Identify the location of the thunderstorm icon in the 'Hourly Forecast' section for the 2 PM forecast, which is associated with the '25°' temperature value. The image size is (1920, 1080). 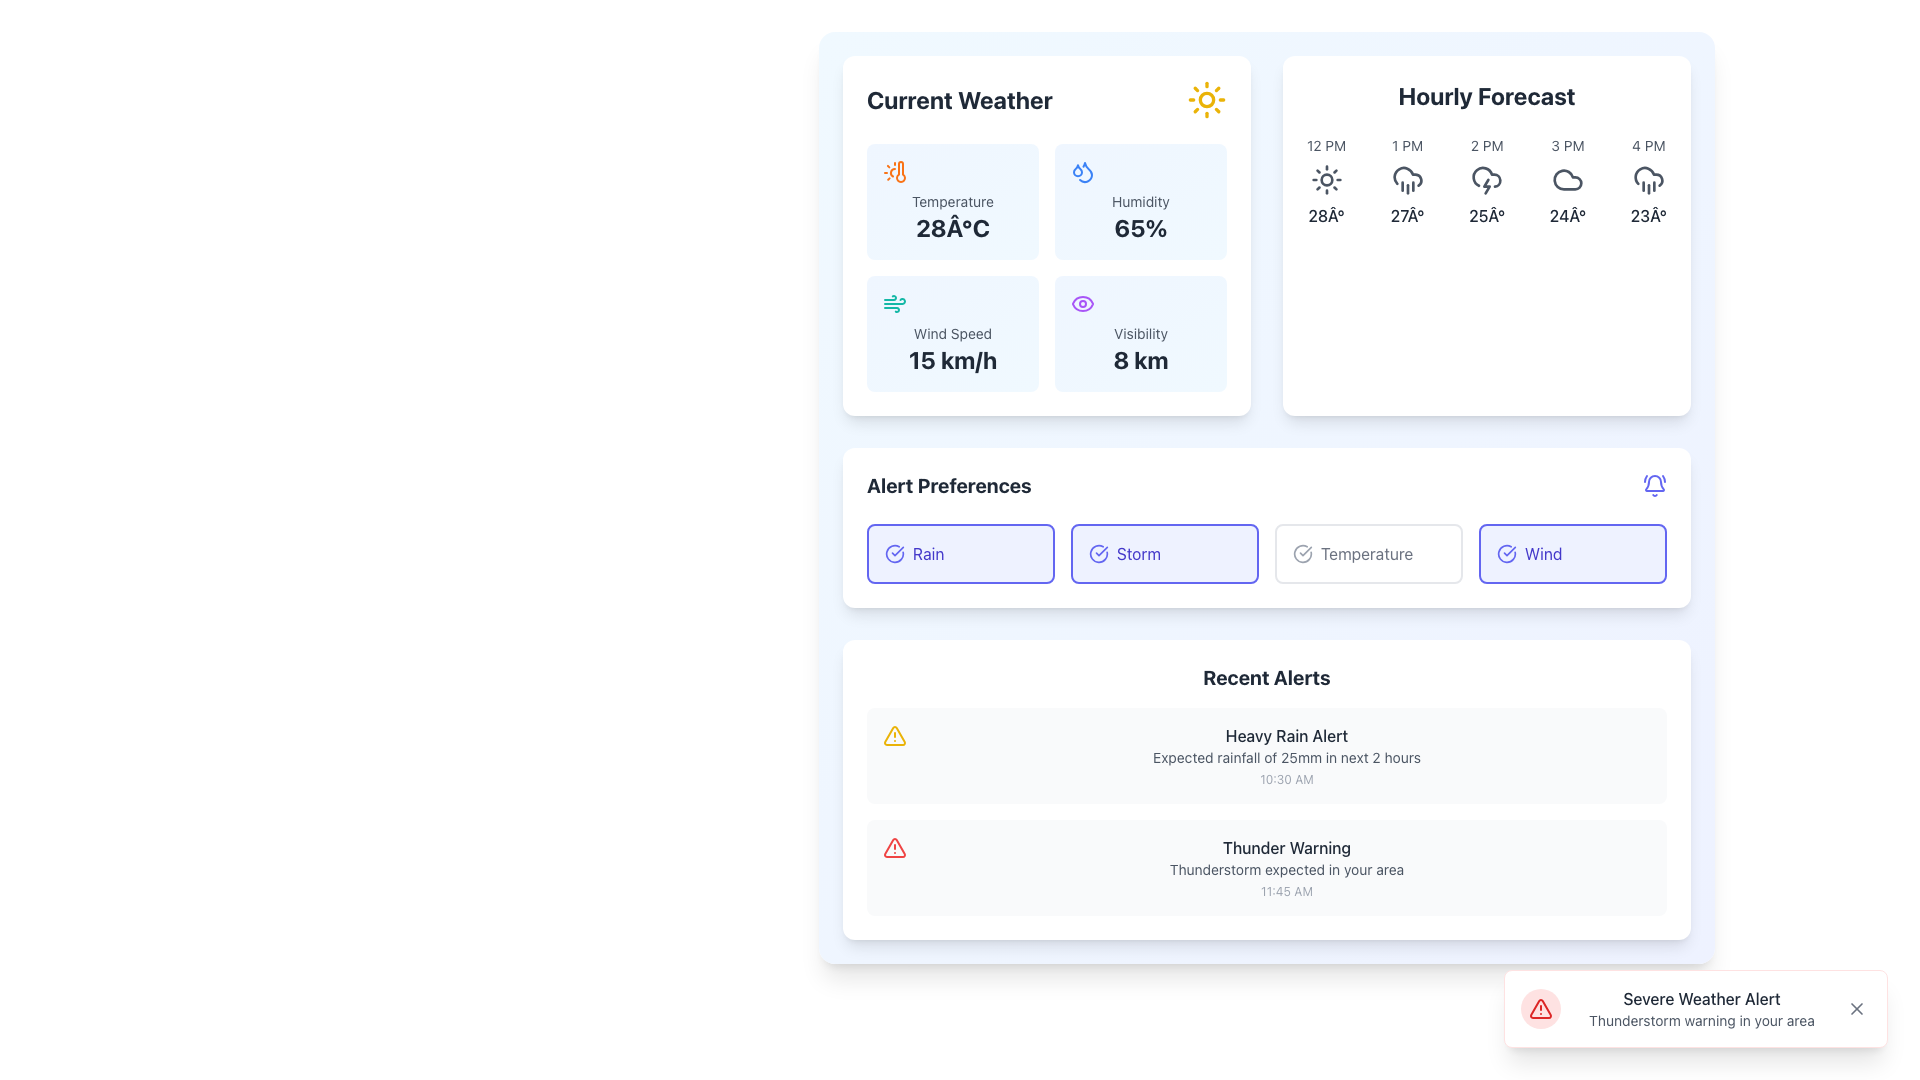
(1487, 180).